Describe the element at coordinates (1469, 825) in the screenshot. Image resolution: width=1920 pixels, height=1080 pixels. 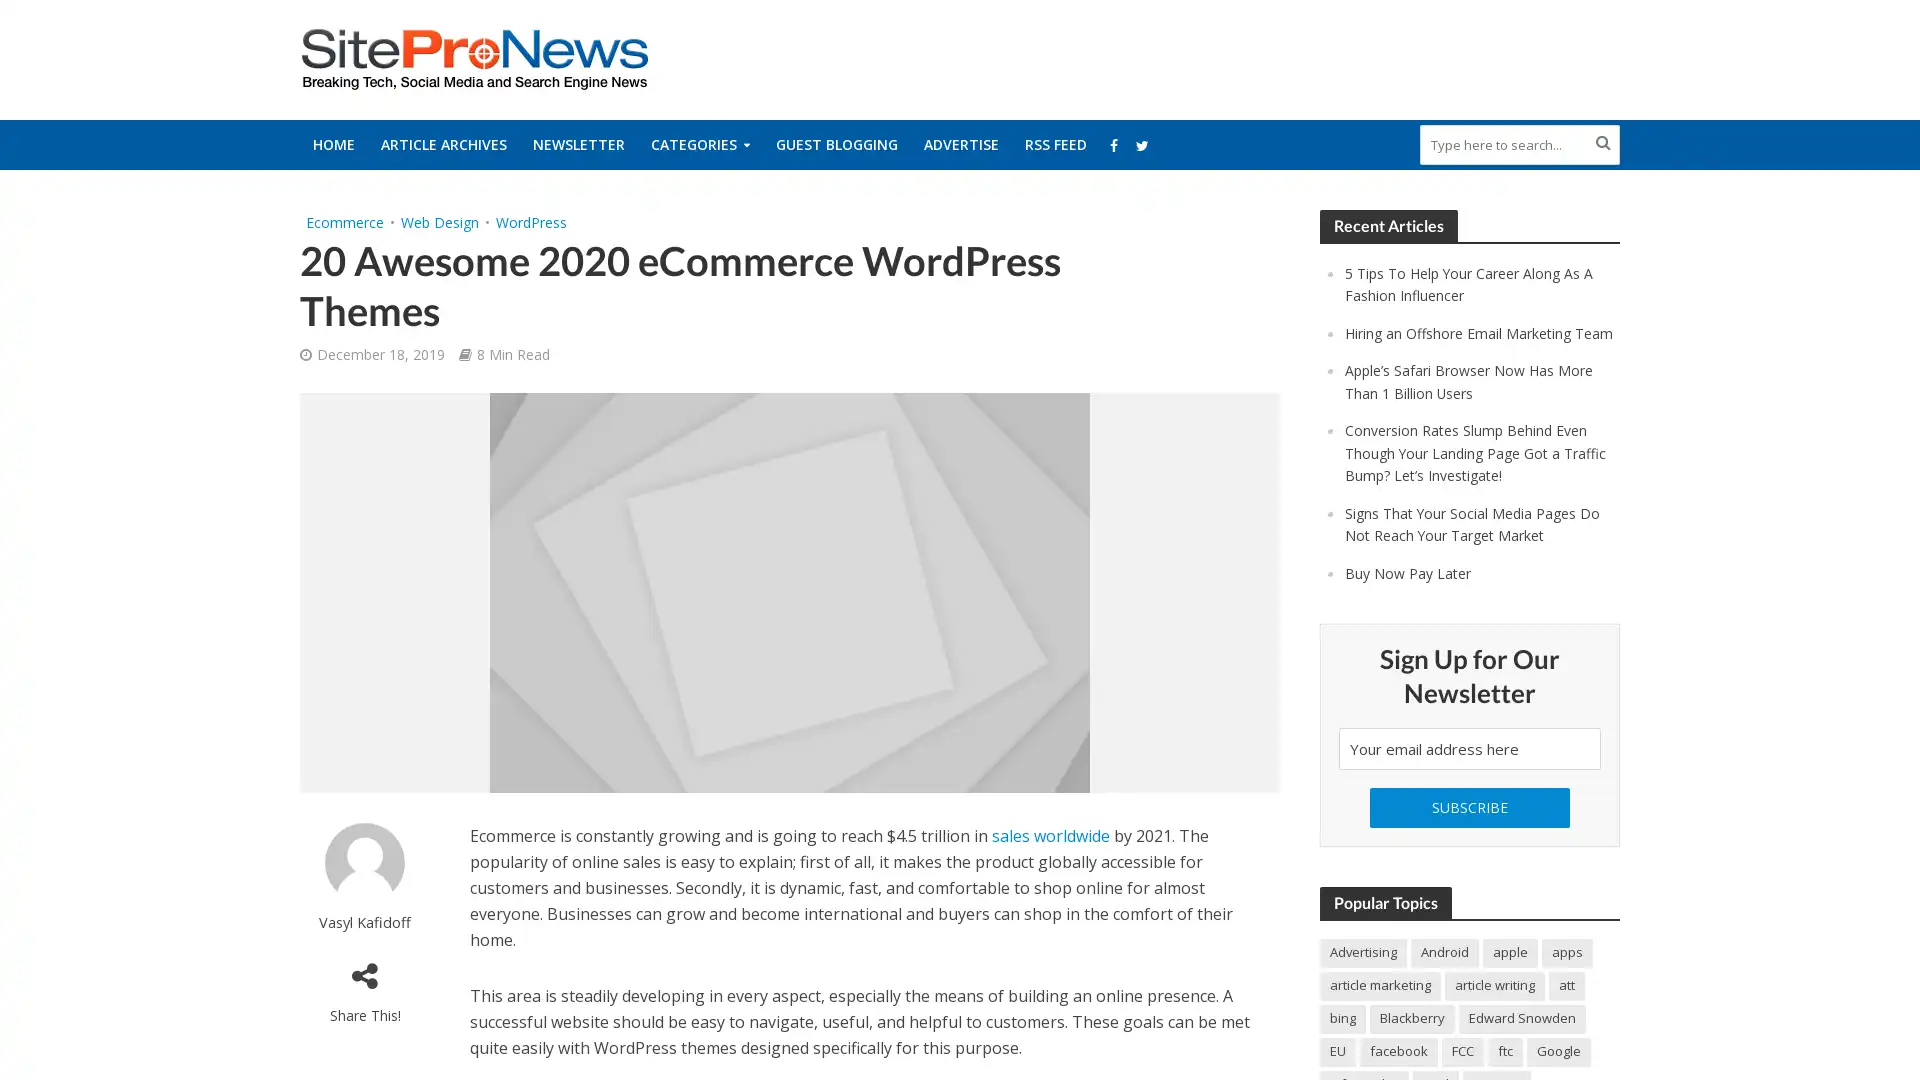
I see `Subscribe` at that location.